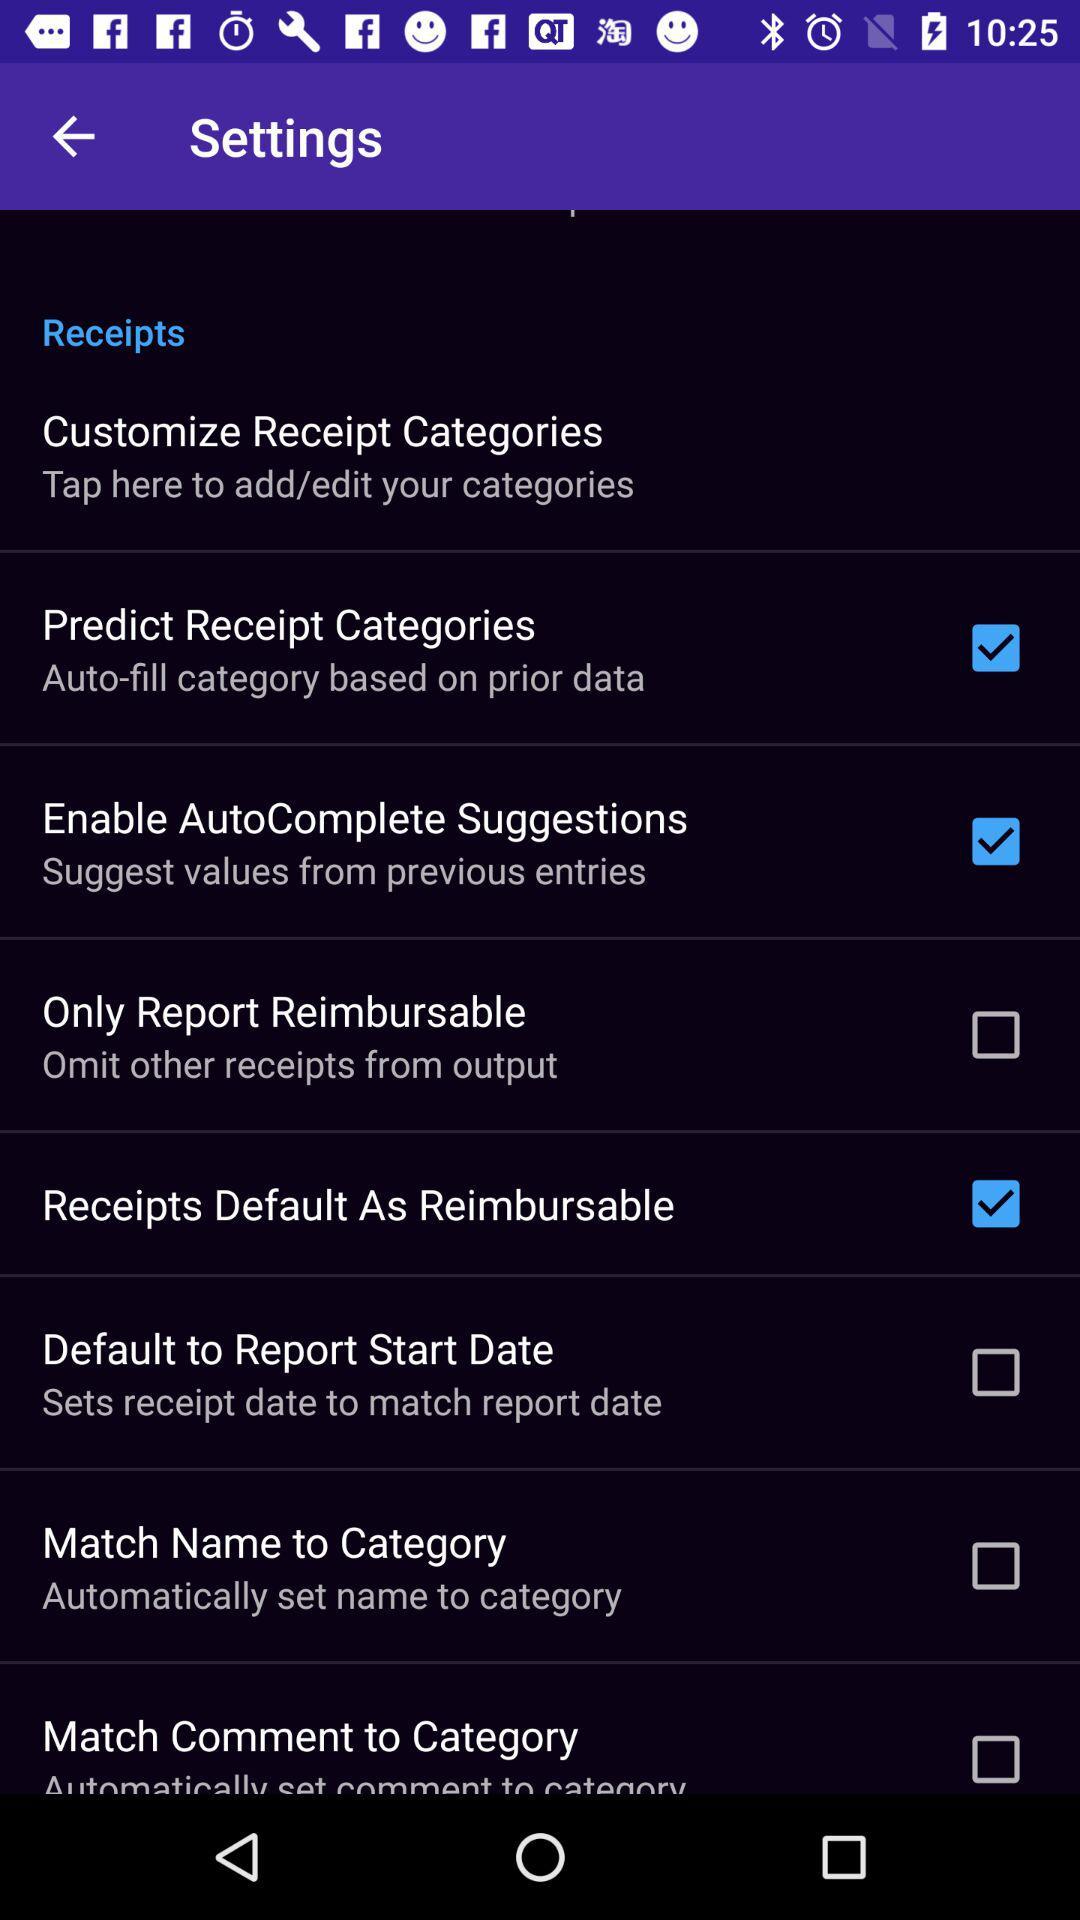 Image resolution: width=1080 pixels, height=1920 pixels. I want to click on the omit other receipts item, so click(300, 1062).